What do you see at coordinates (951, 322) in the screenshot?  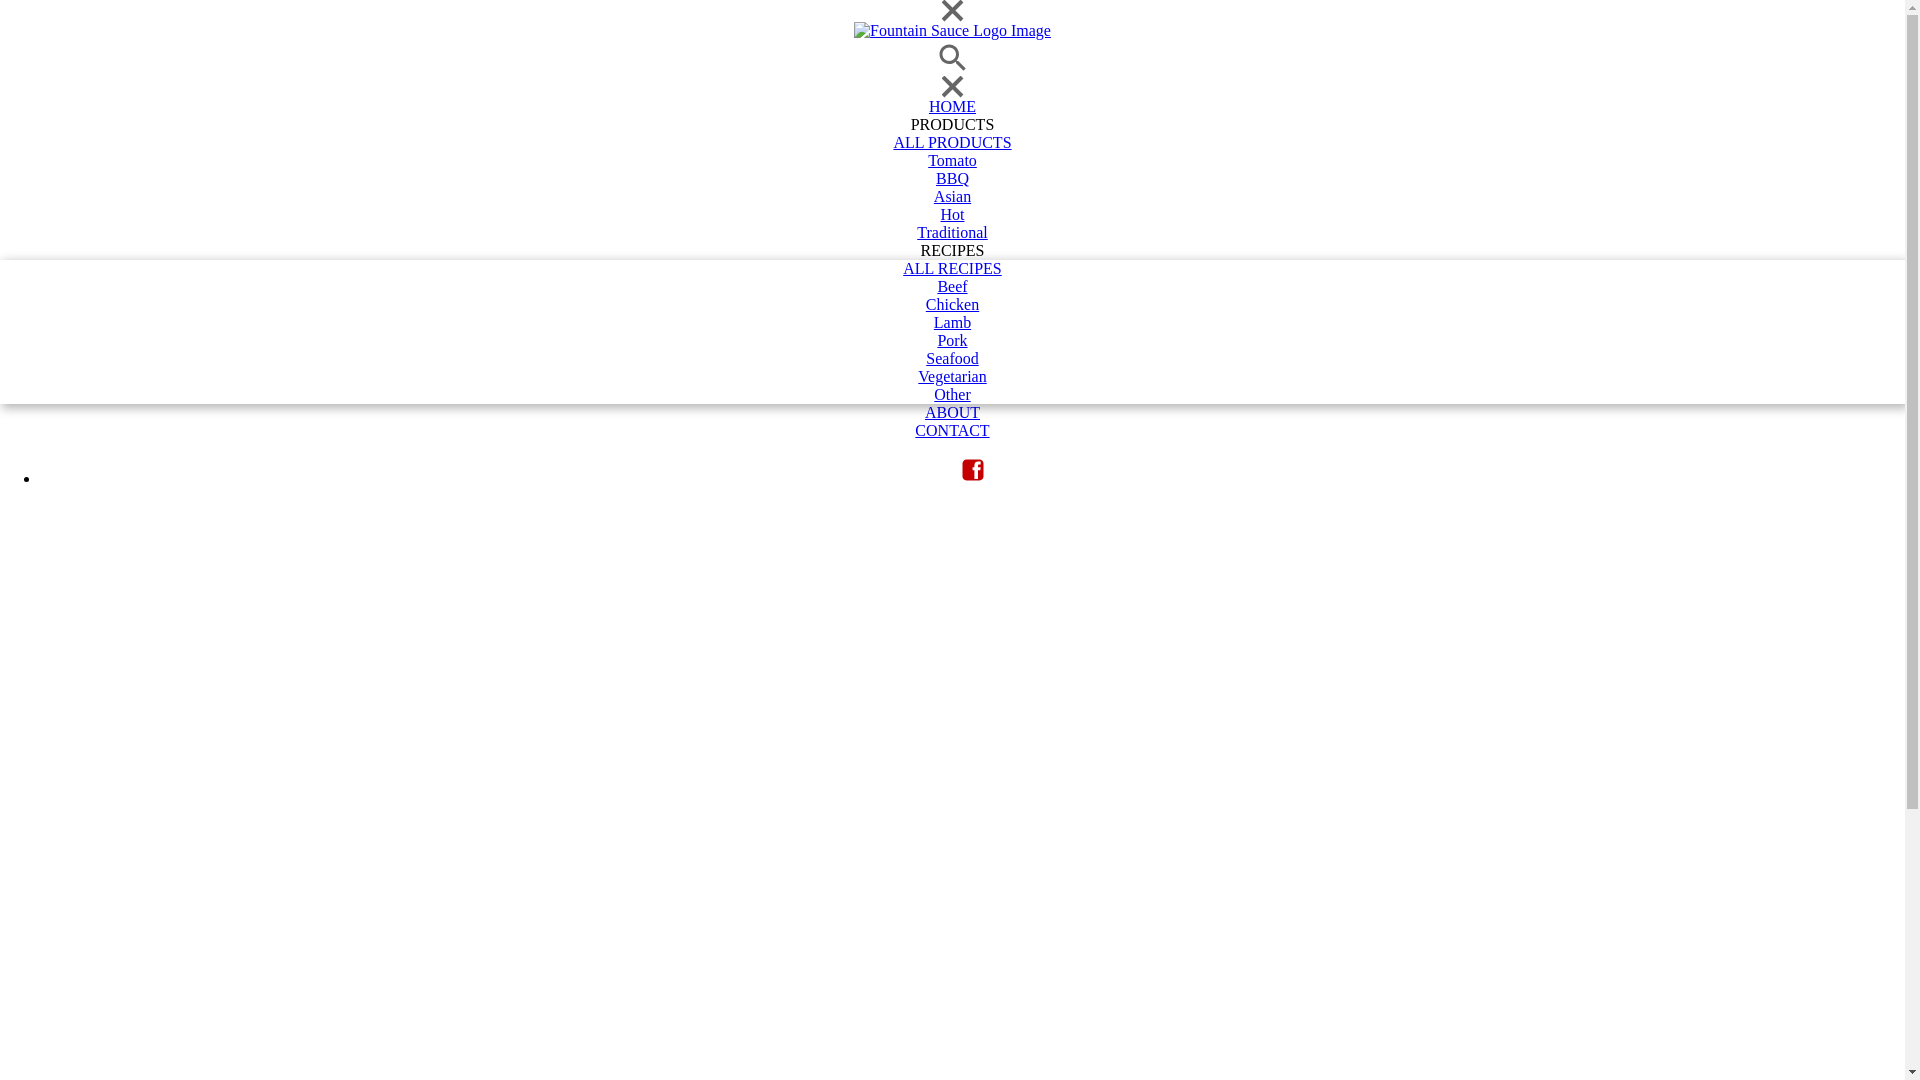 I see `'Lamb'` at bounding box center [951, 322].